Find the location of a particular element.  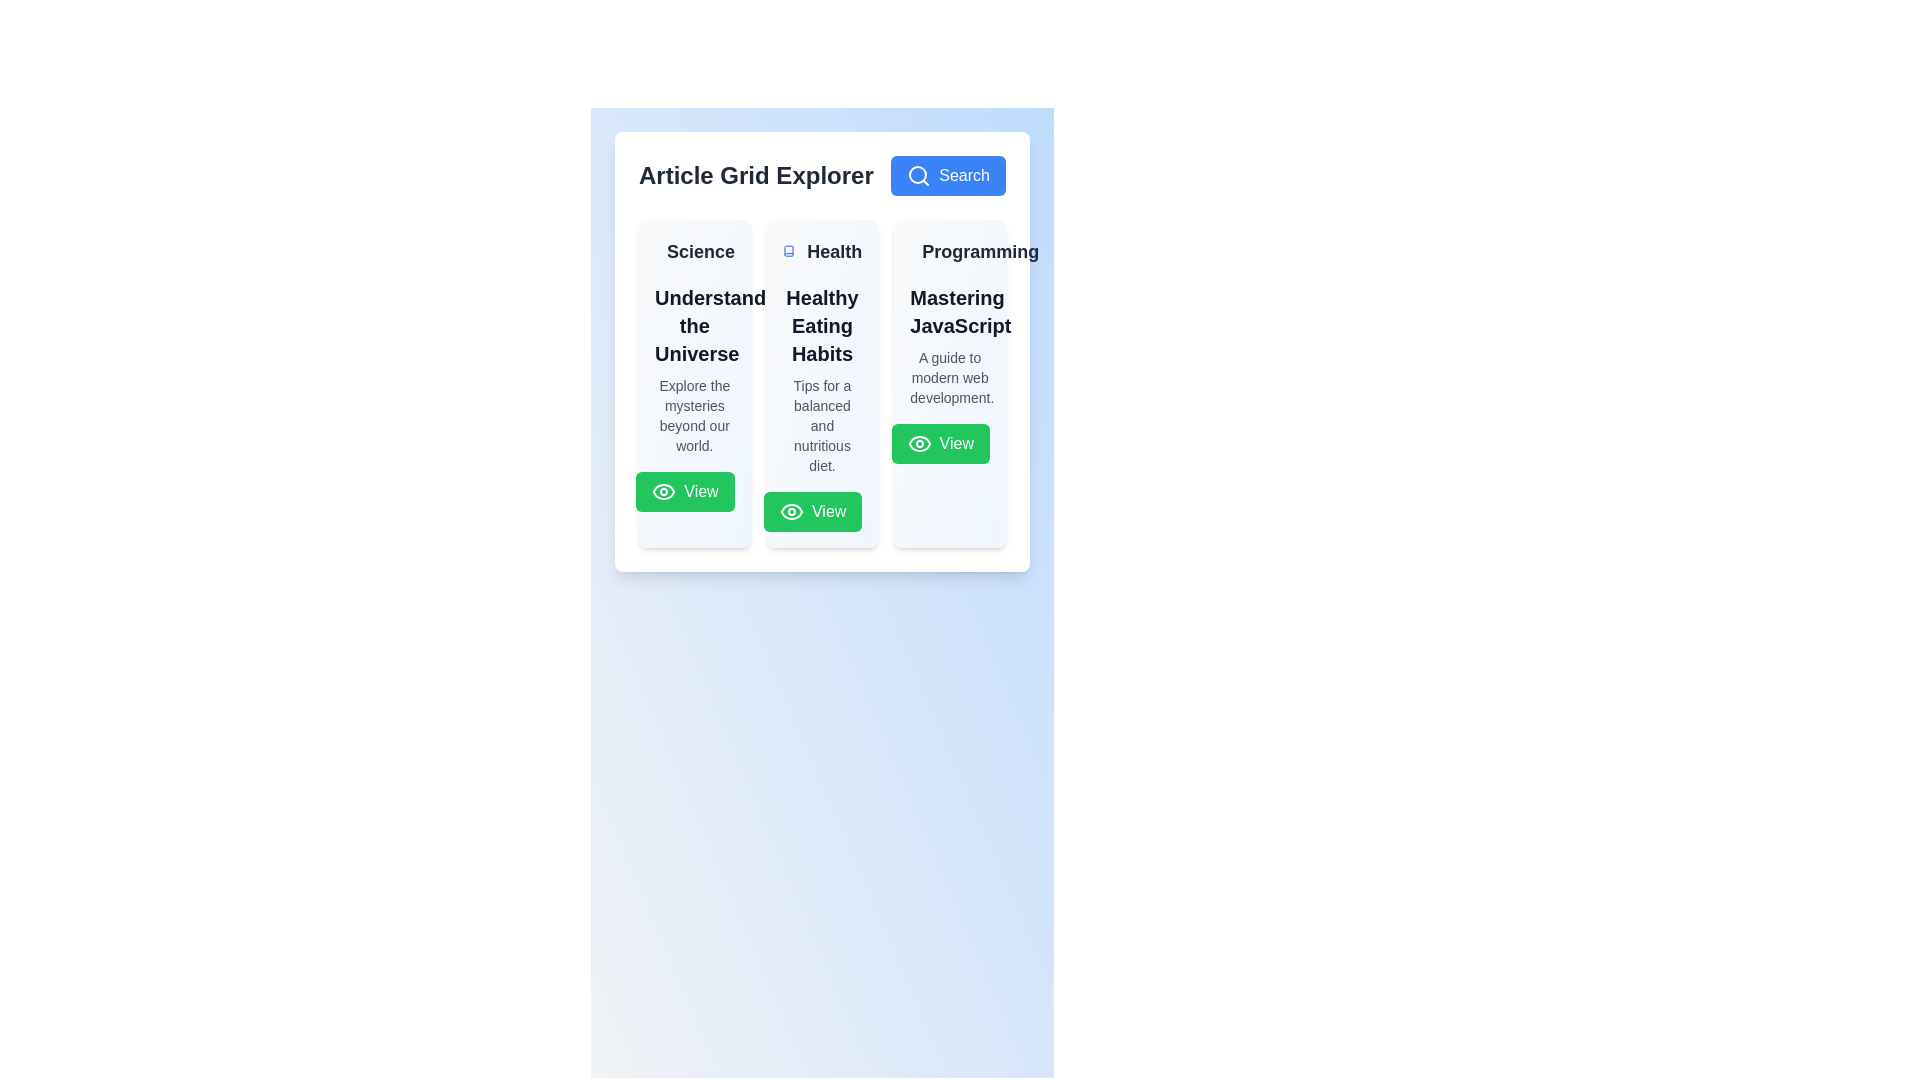

the decorative search icon located within the 'Search' button at the top right corner of the main interface, next to the 'Article Grid Explorer' heading is located at coordinates (918, 175).